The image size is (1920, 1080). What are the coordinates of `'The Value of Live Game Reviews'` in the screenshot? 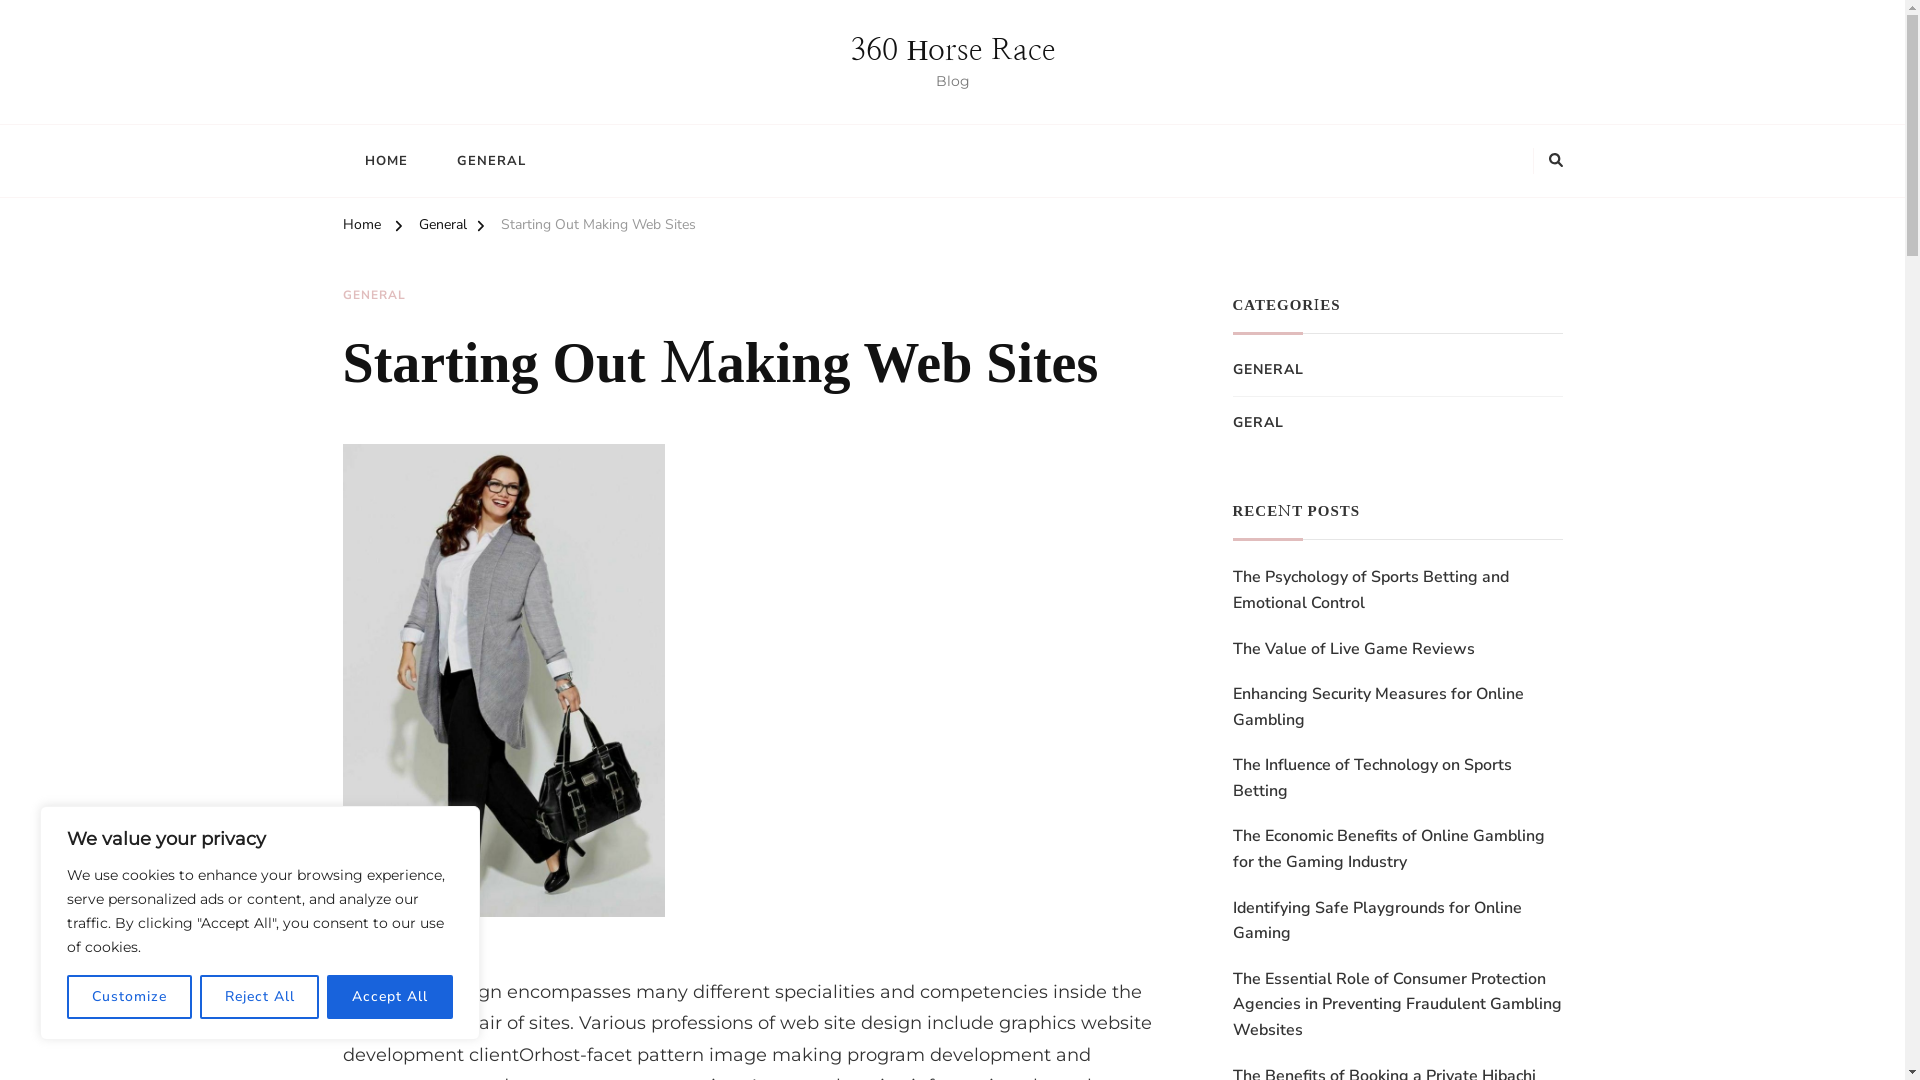 It's located at (1353, 648).